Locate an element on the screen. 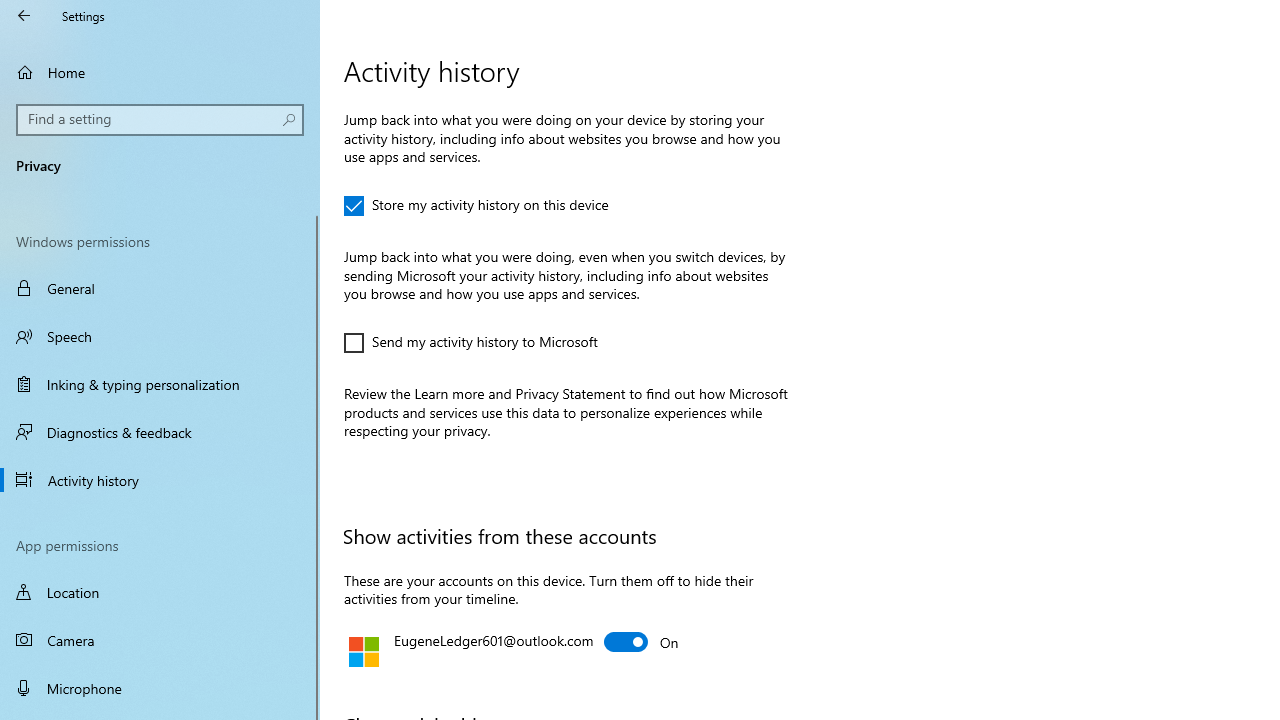 The image size is (1280, 720). 'Inking & typing personalization' is located at coordinates (160, 384).